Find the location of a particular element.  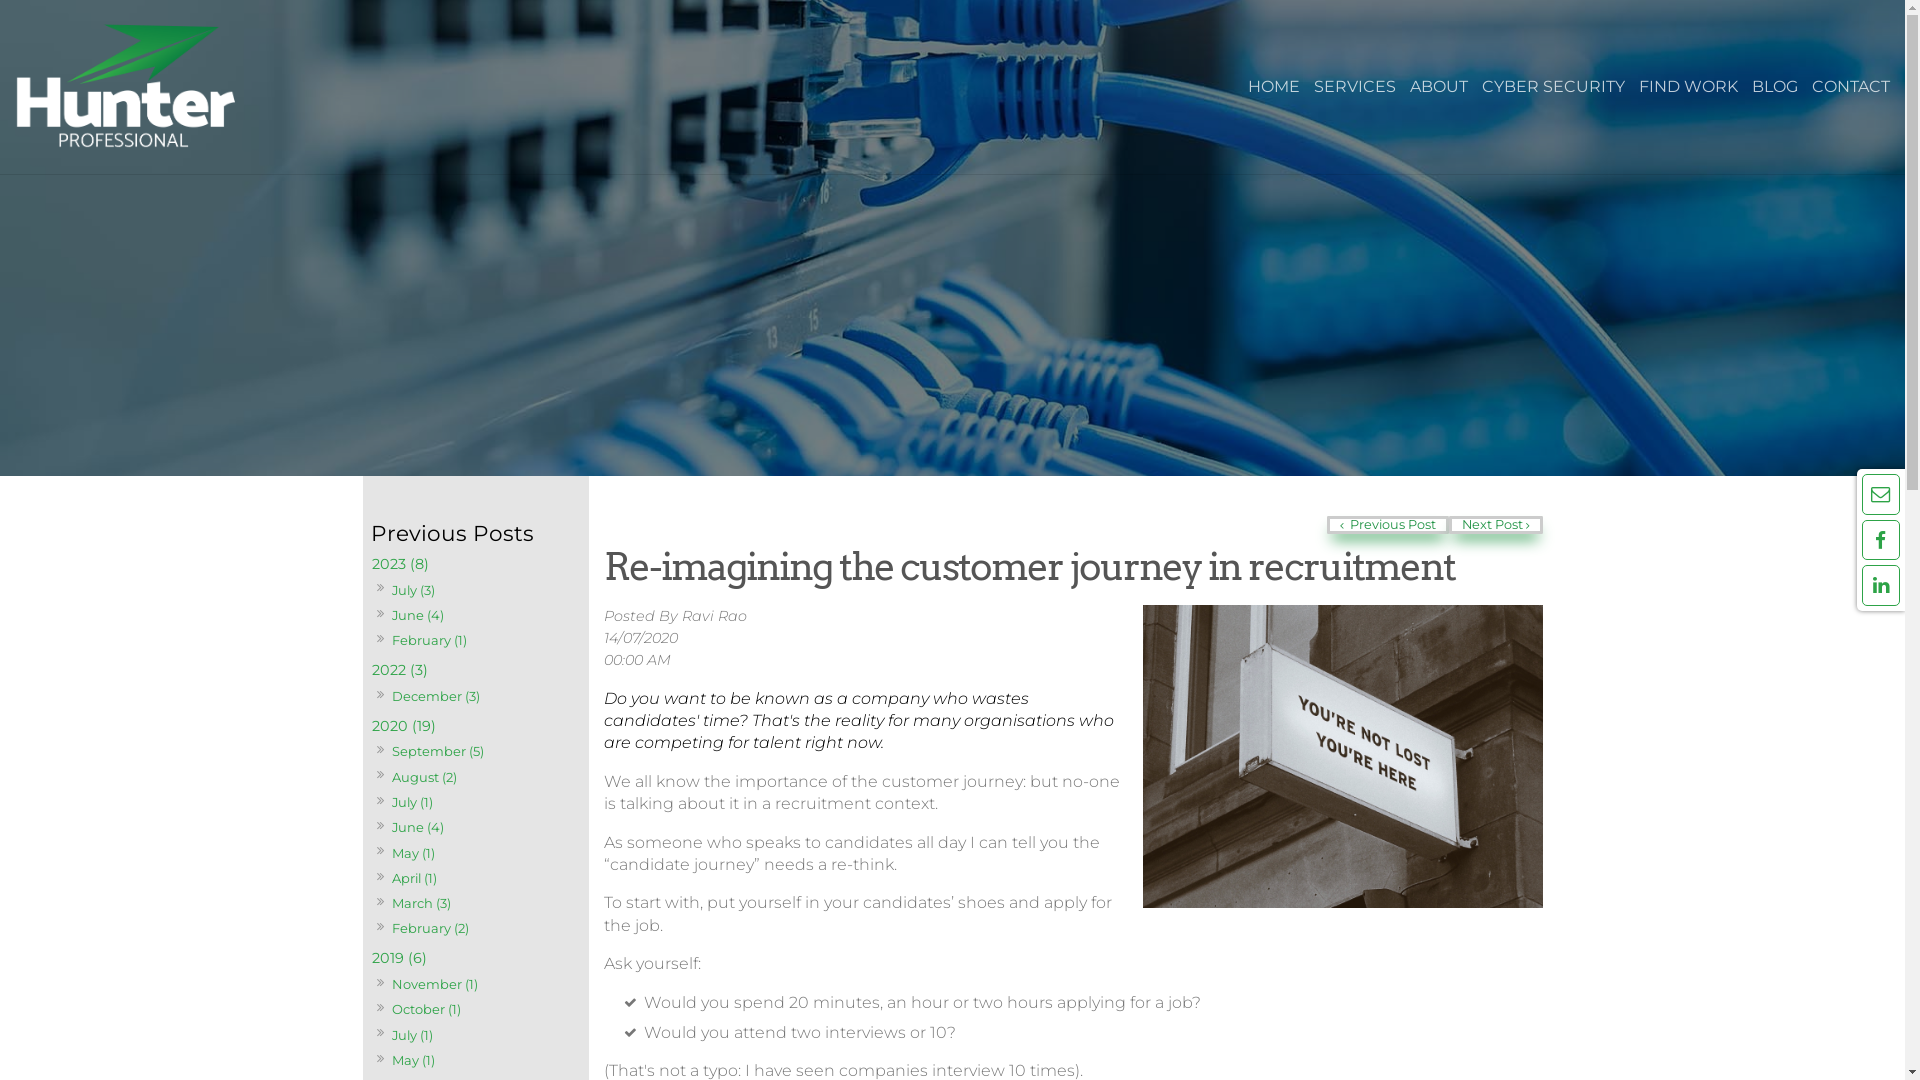

'Next Post' is located at coordinates (1449, 523).